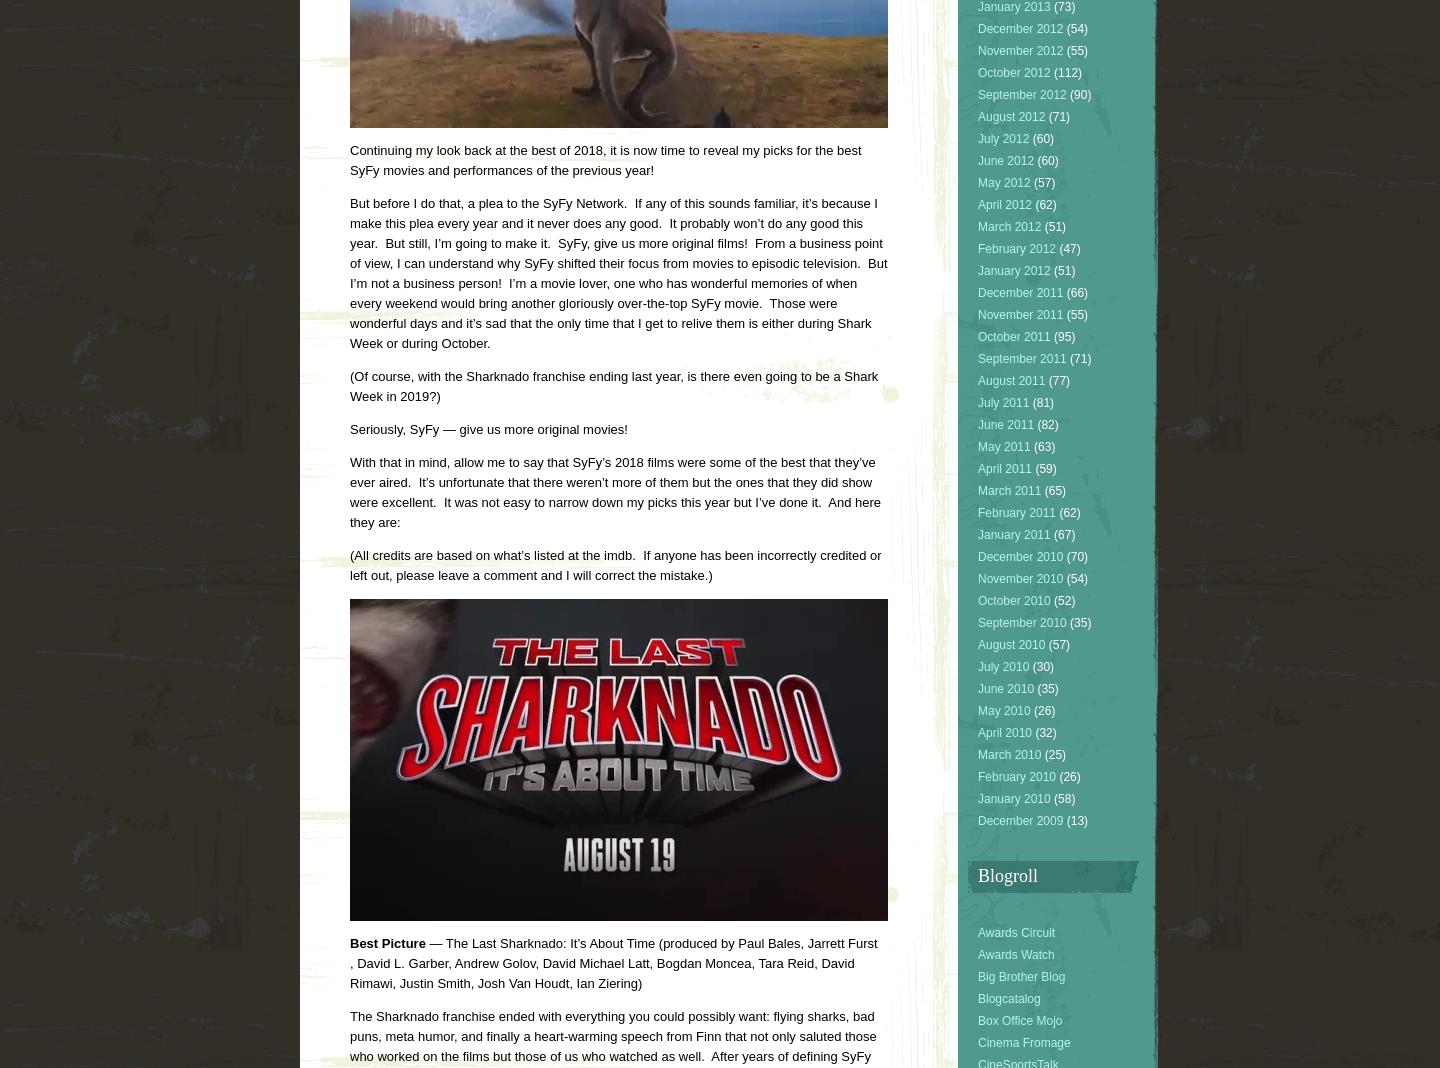 Image resolution: width=1440 pixels, height=1068 pixels. Describe the element at coordinates (1053, 754) in the screenshot. I see `'(25)'` at that location.